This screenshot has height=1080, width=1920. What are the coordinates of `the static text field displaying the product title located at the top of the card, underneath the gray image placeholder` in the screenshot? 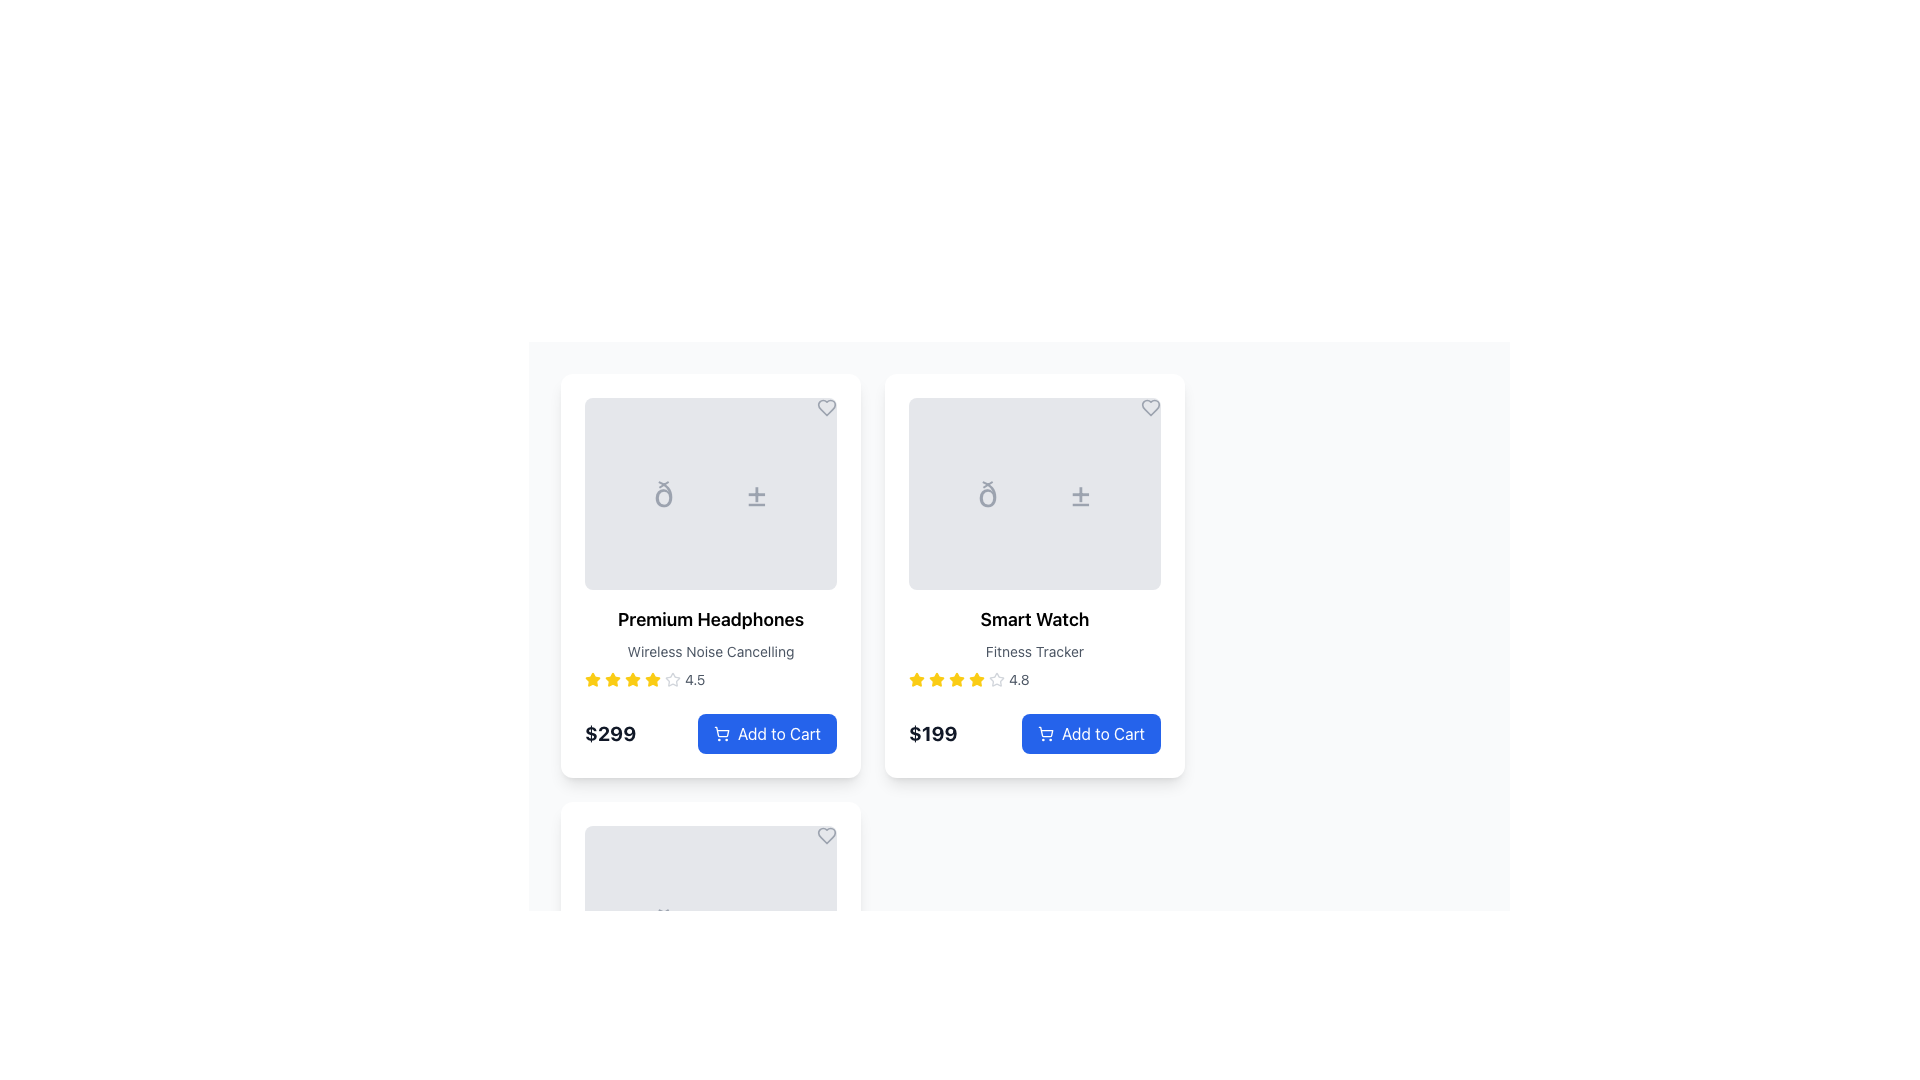 It's located at (710, 619).